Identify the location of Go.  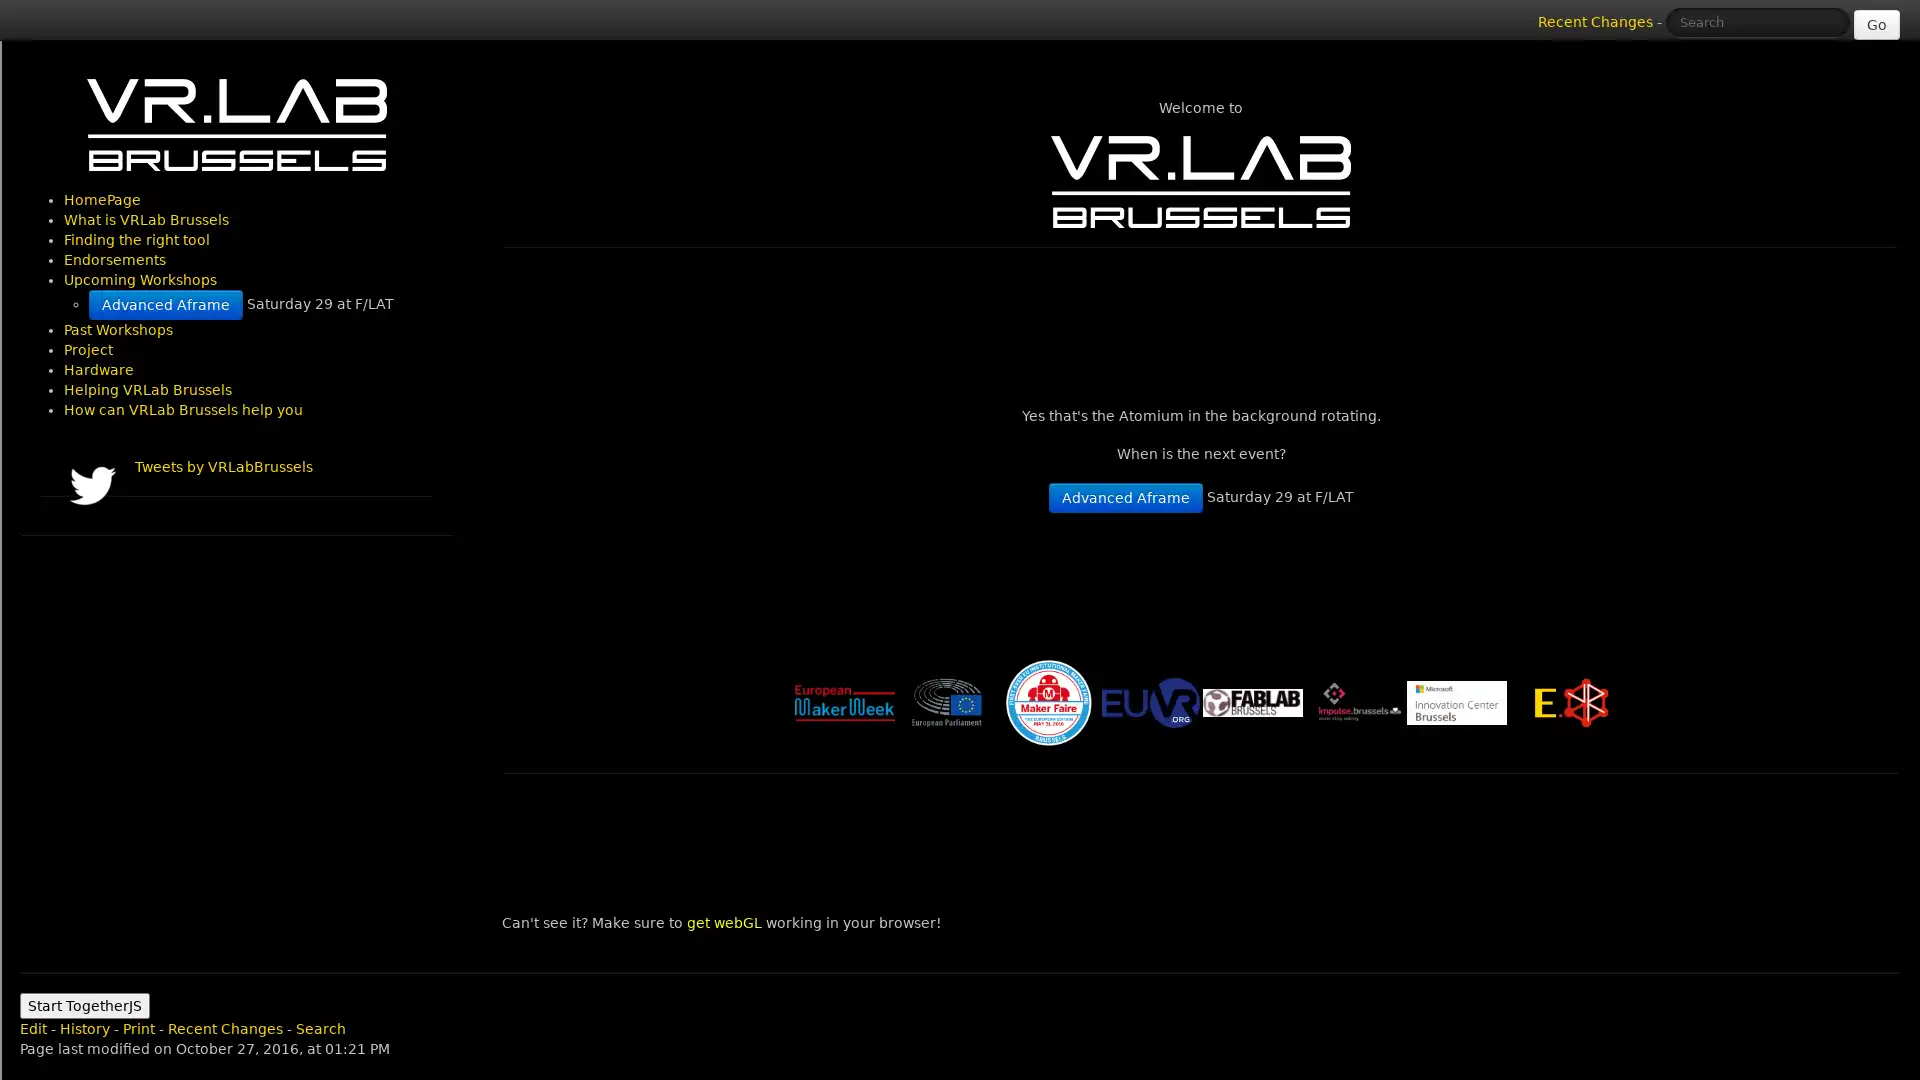
(1875, 24).